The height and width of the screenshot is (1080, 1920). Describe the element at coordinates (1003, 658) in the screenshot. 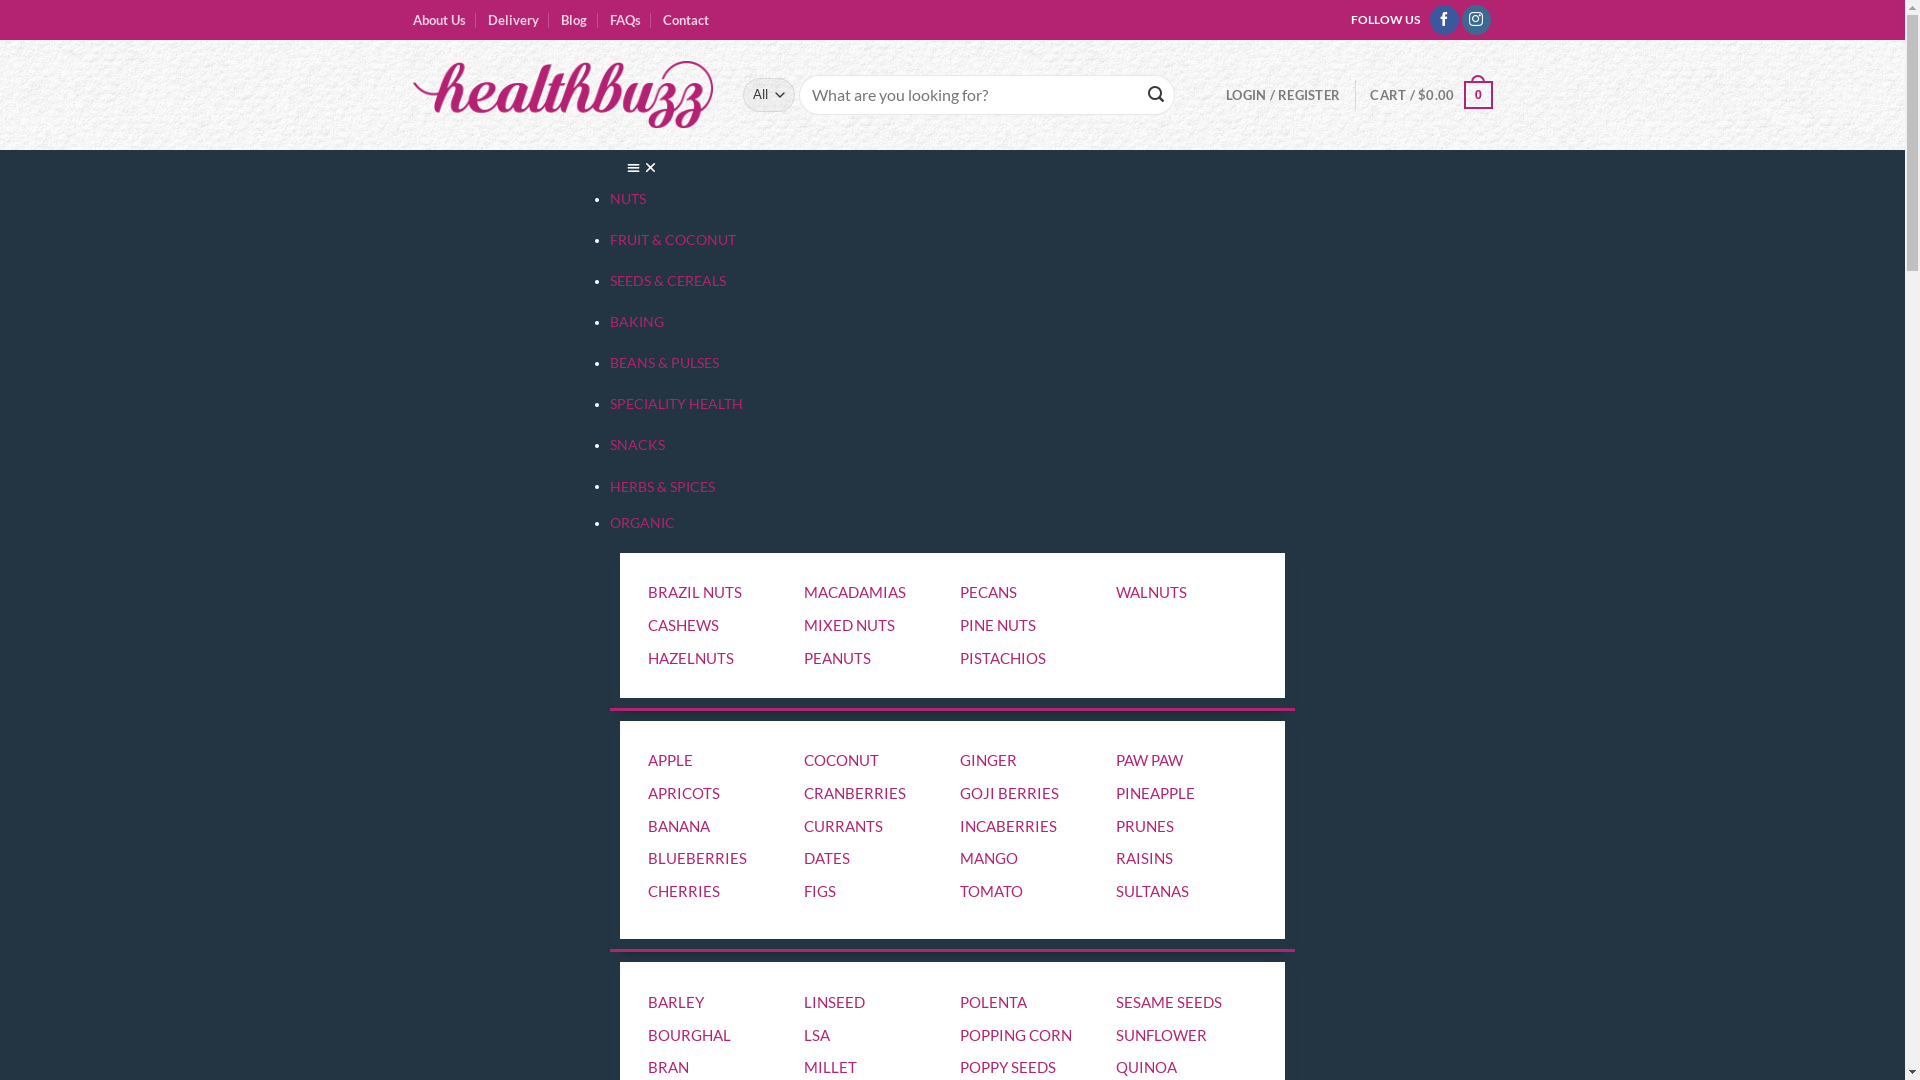

I see `'PISTACHIOS'` at that location.